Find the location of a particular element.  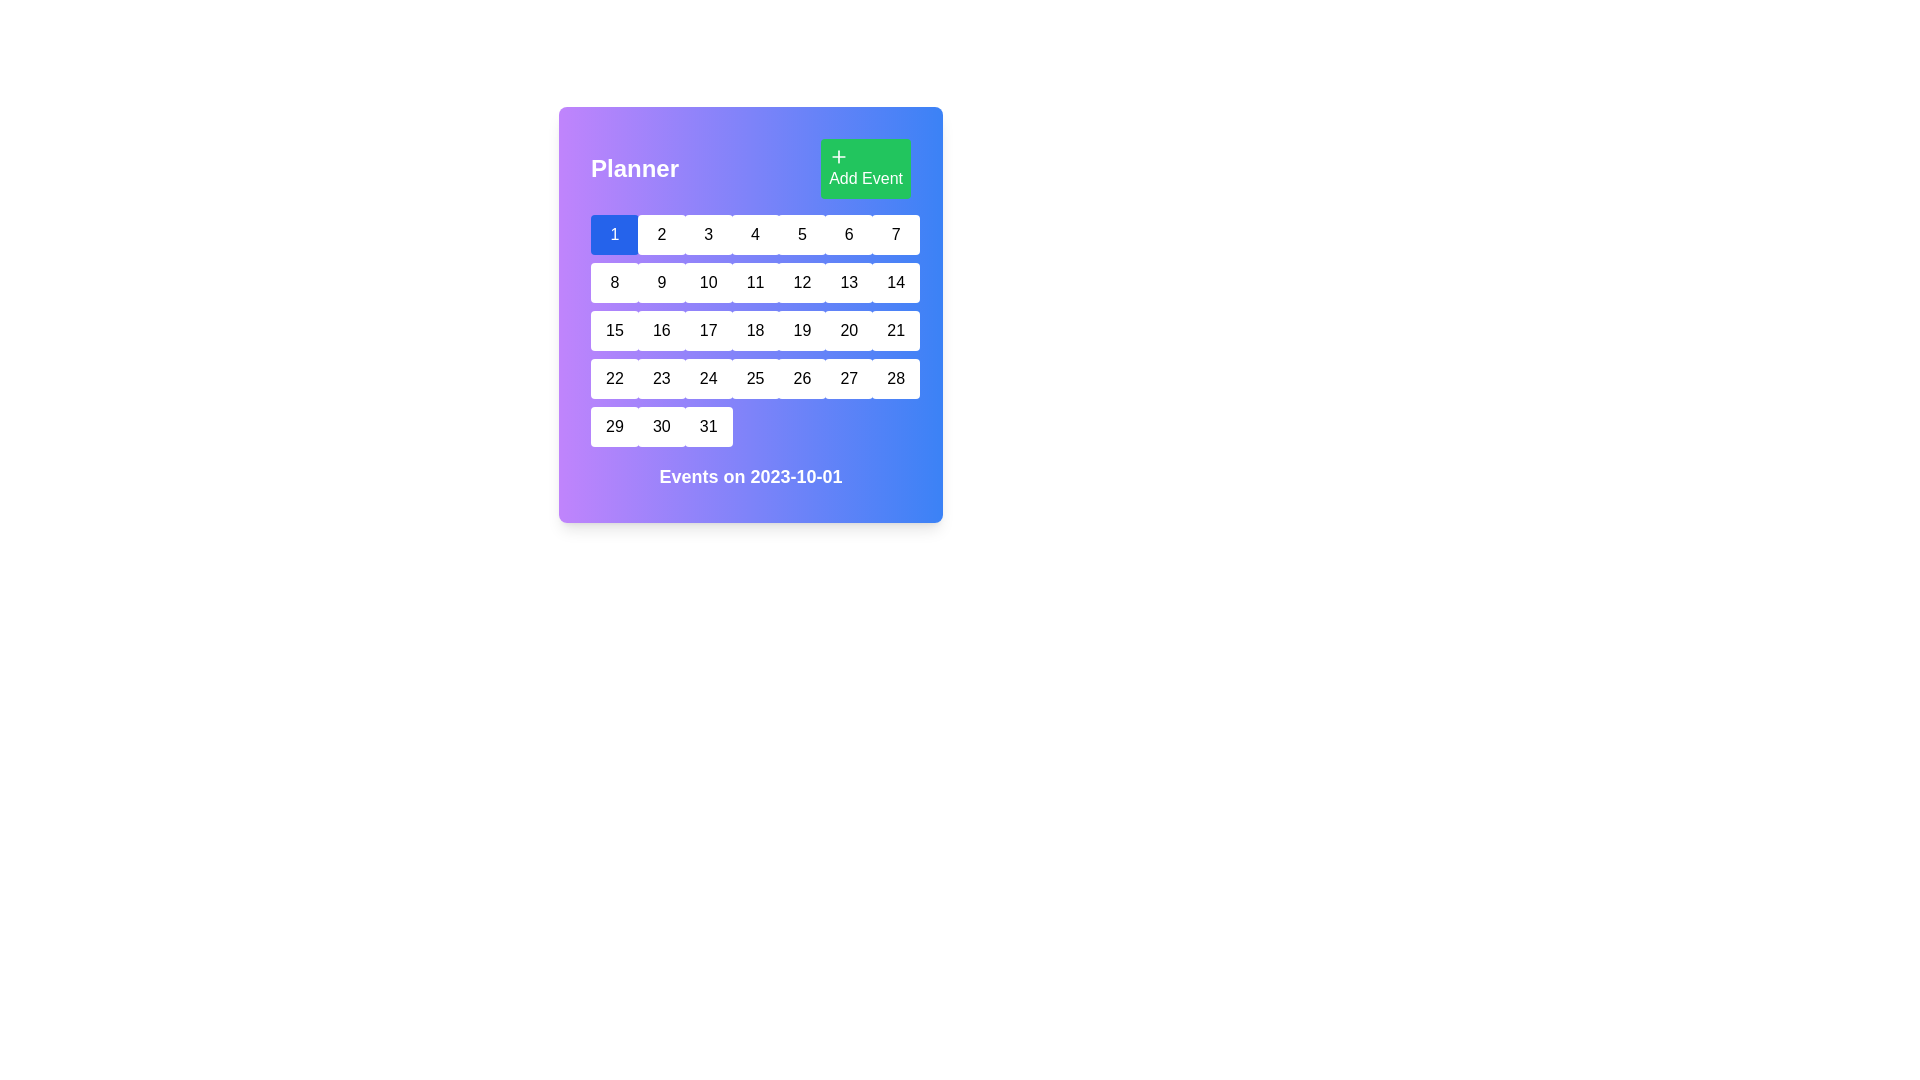

the square-shaped button displaying the number '26' in a black, bold font, located in the fifth row of a 7-column grid layout in a calendar-like interface is located at coordinates (802, 378).